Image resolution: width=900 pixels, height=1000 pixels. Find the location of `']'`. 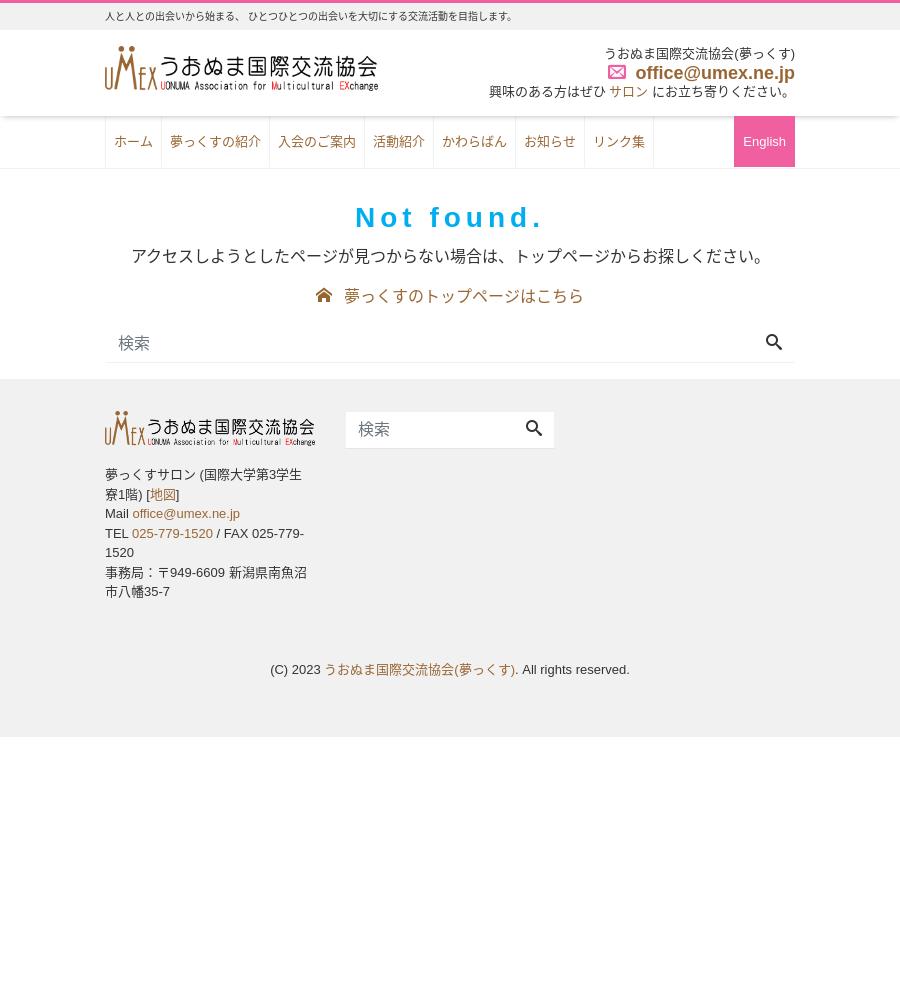

']' is located at coordinates (177, 492).